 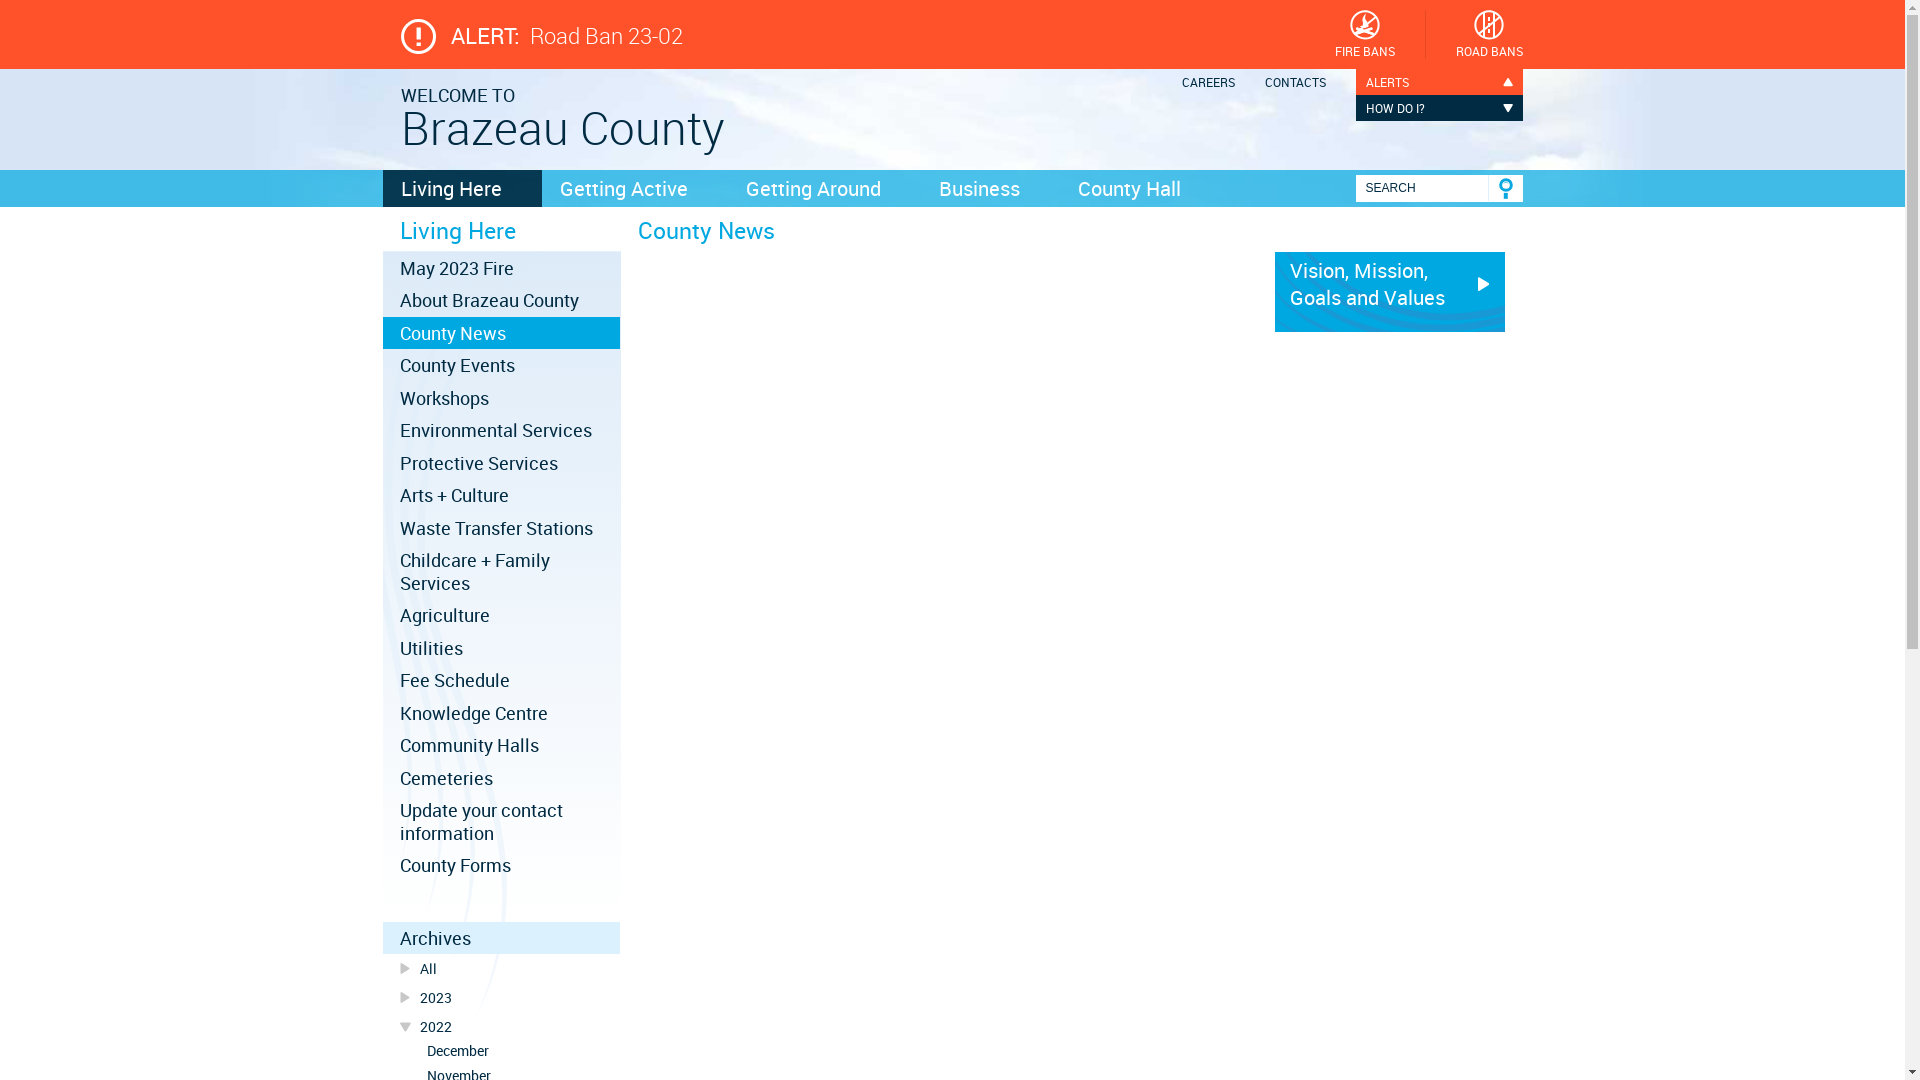 I want to click on 'May 2023 Fire', so click(x=500, y=266).